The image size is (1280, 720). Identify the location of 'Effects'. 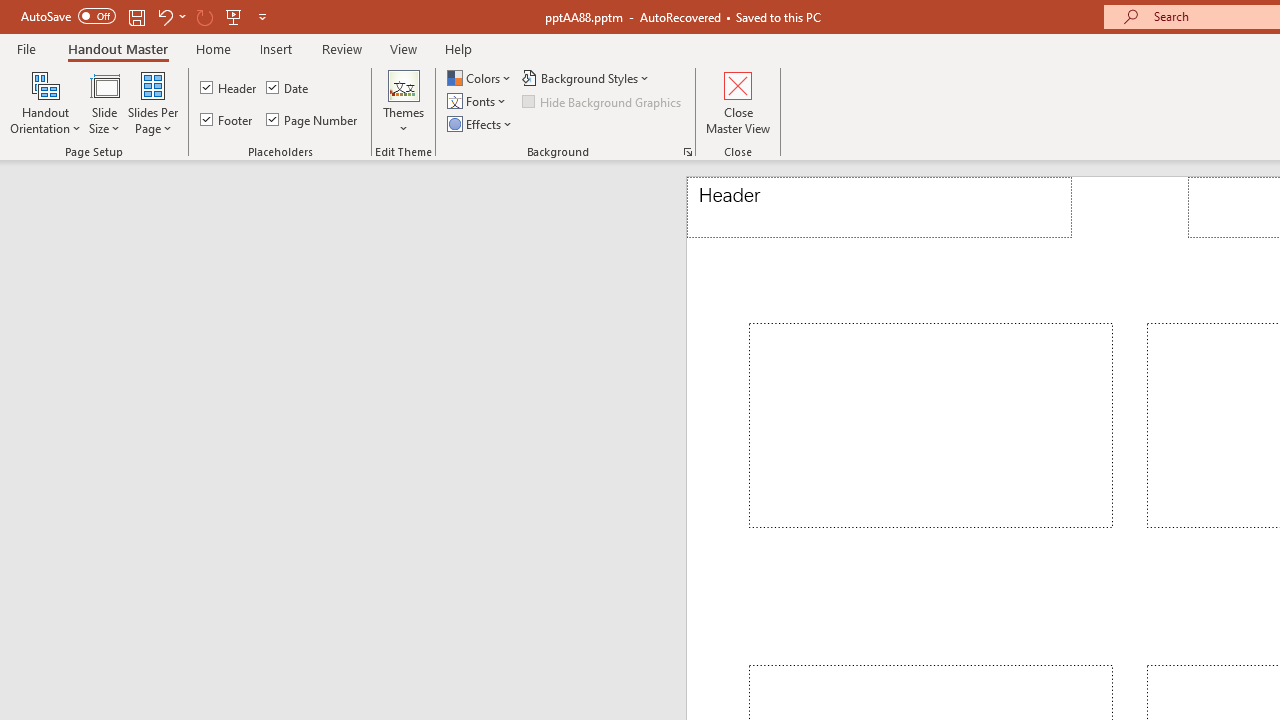
(481, 124).